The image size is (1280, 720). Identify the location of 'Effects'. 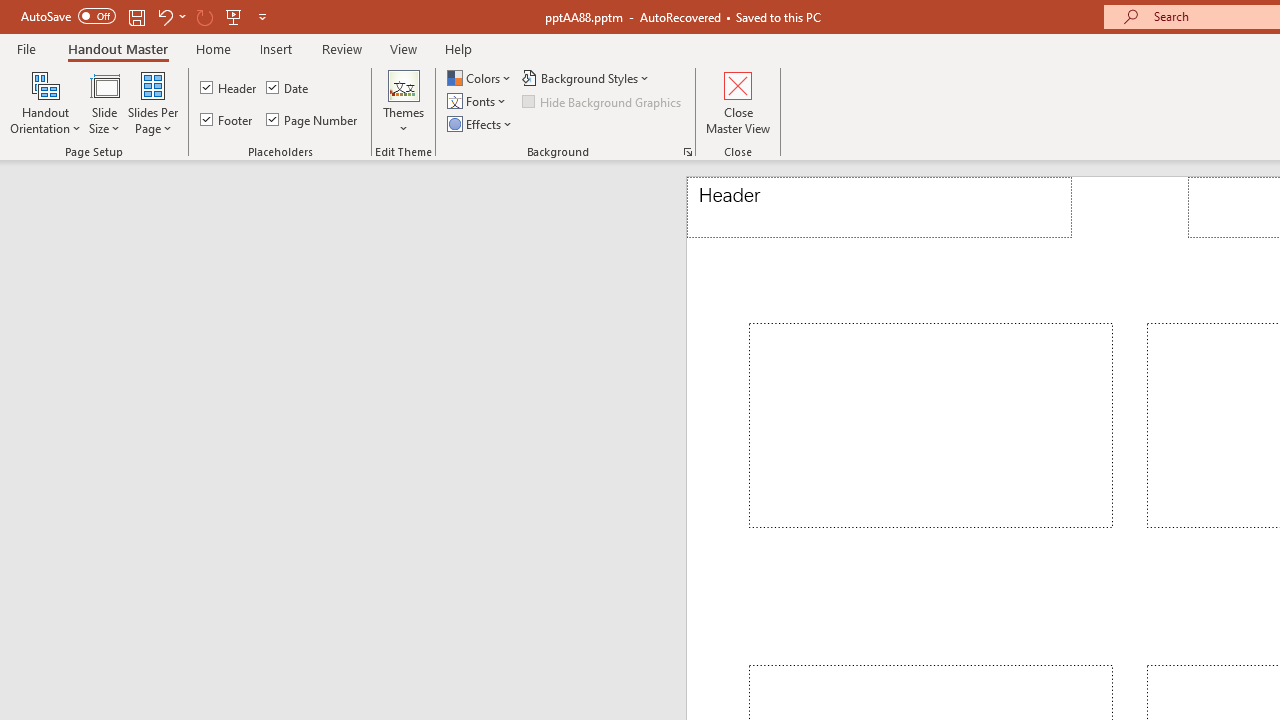
(481, 124).